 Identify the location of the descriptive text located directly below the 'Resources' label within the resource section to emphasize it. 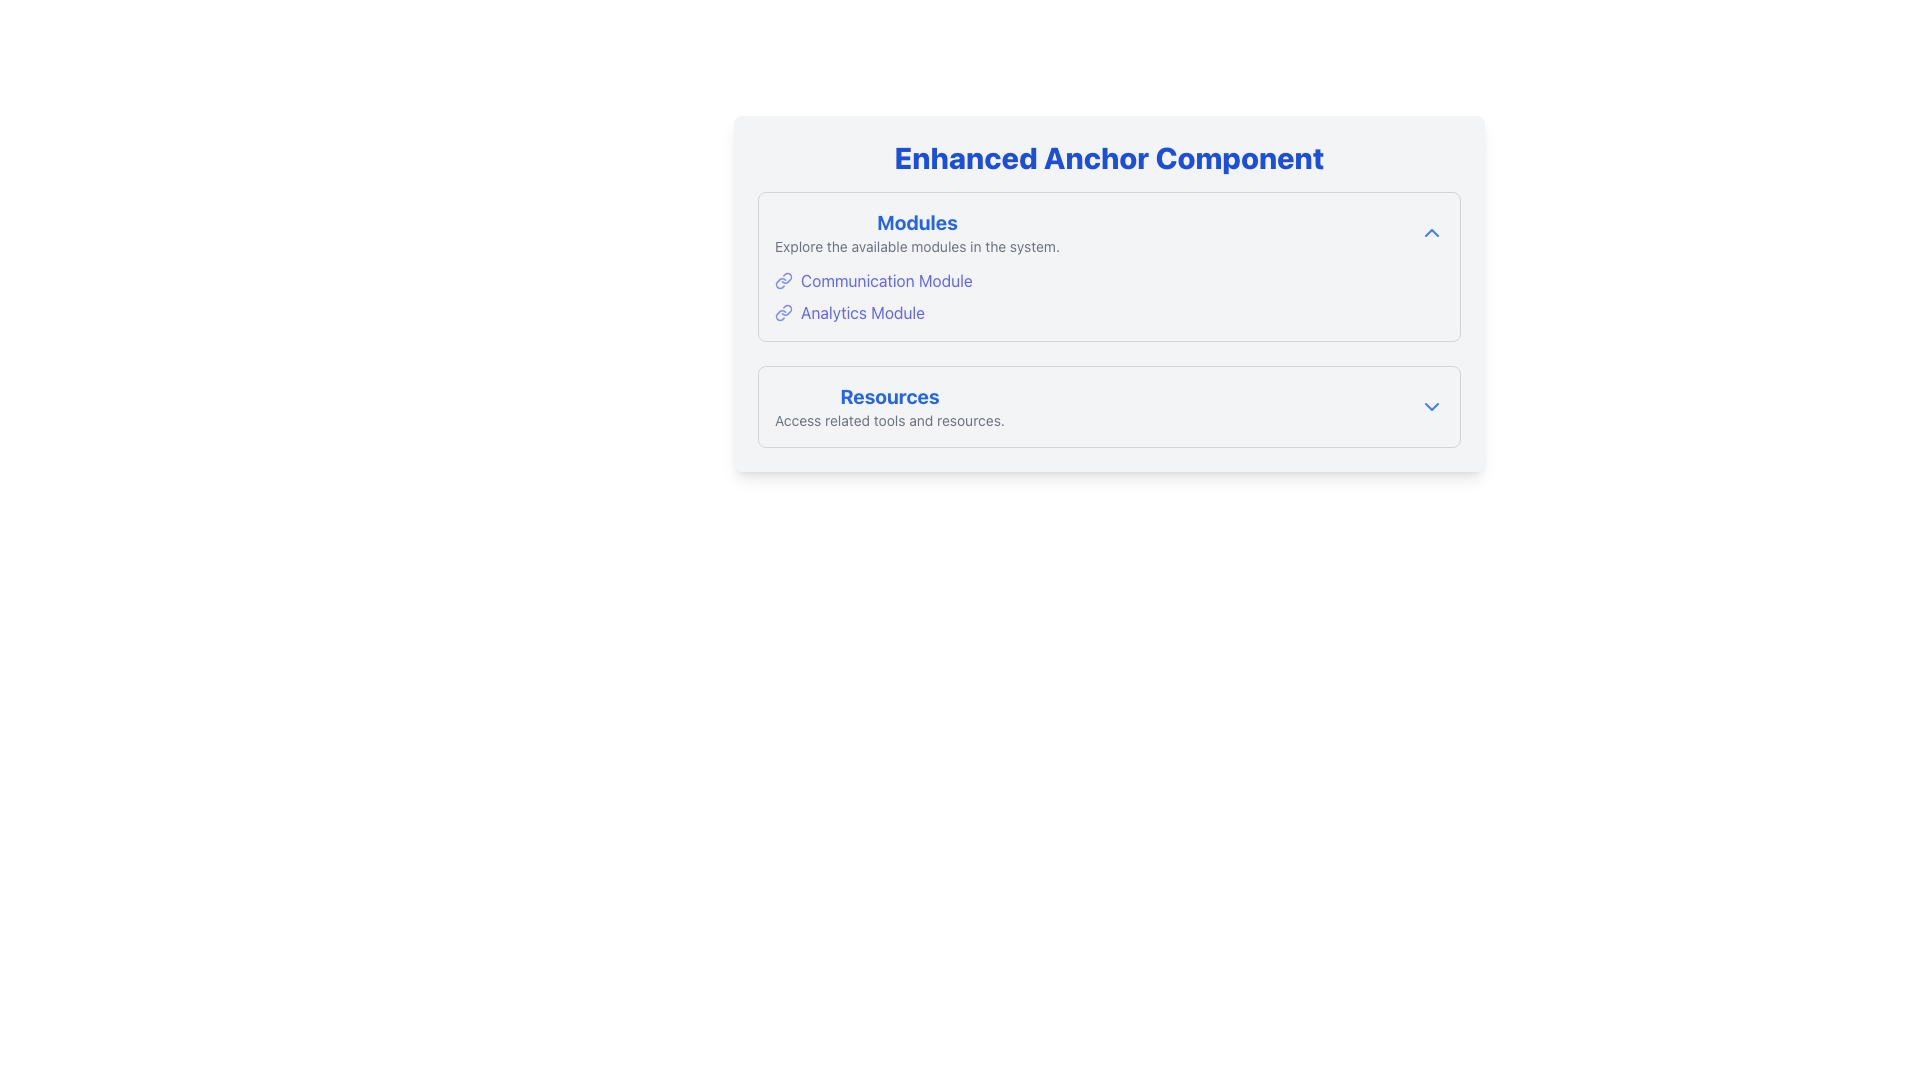
(888, 419).